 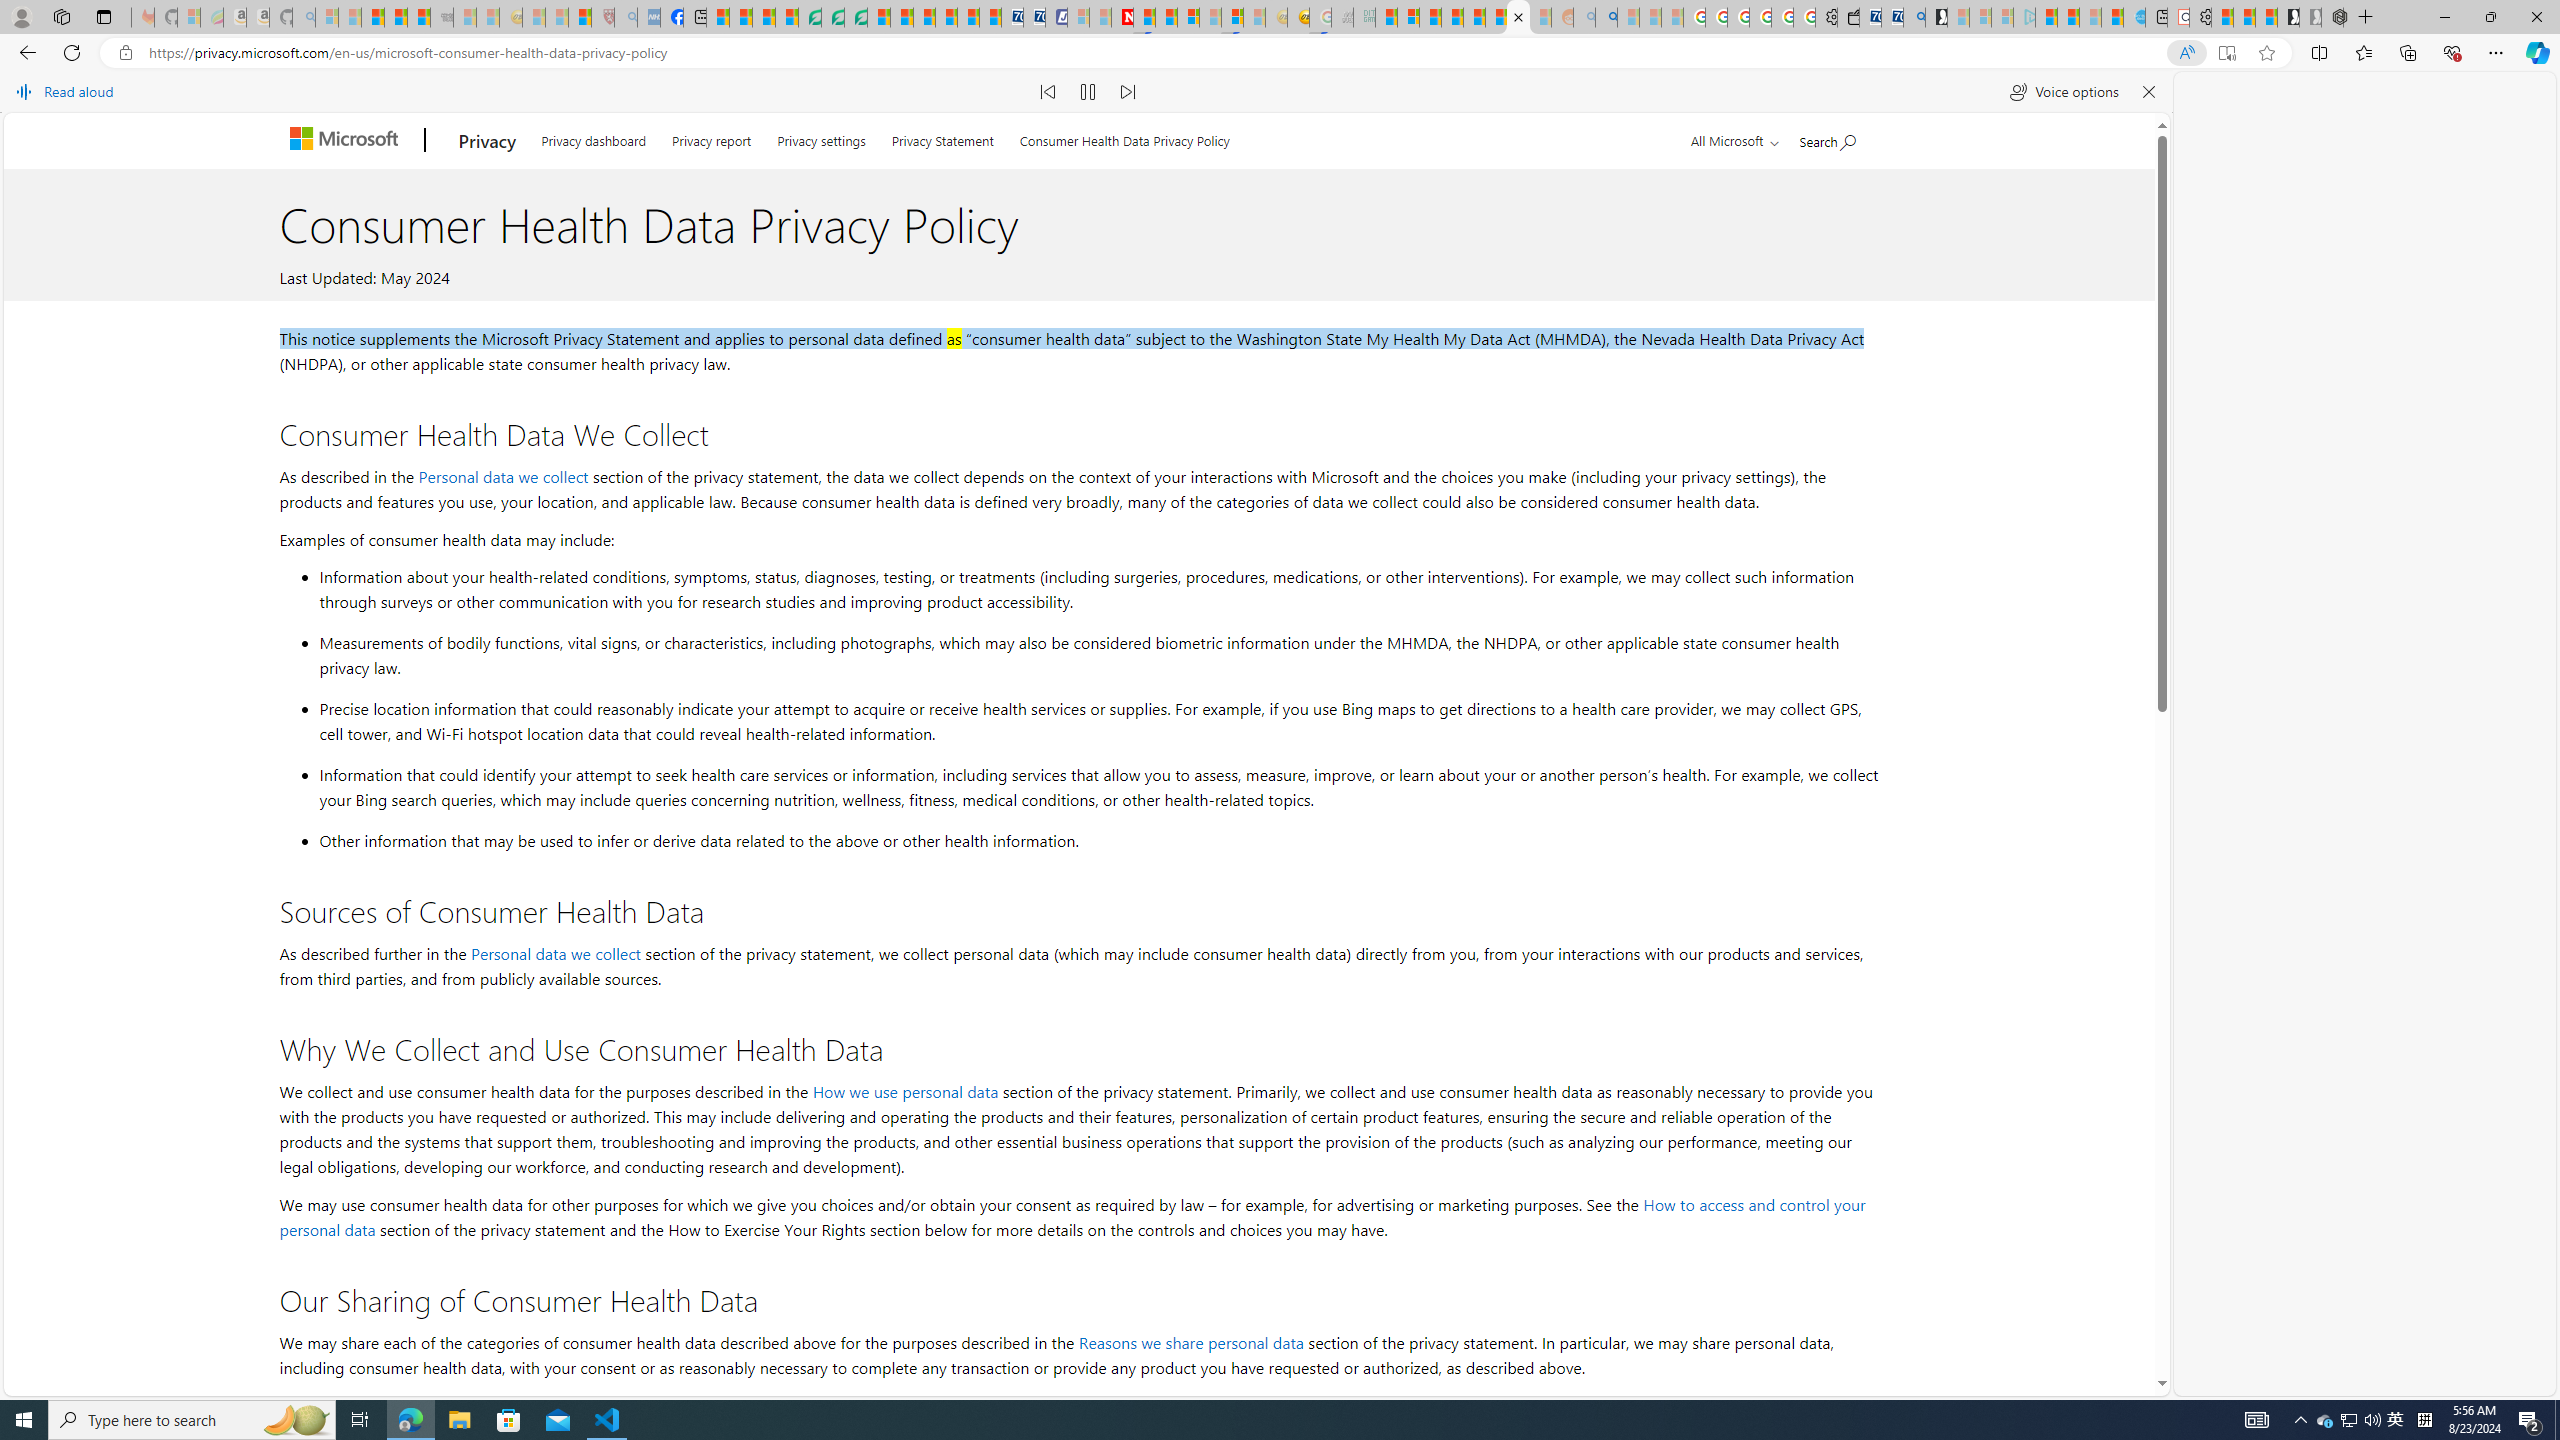 What do you see at coordinates (1826, 137) in the screenshot?
I see `'Search Microsoft.com'` at bounding box center [1826, 137].